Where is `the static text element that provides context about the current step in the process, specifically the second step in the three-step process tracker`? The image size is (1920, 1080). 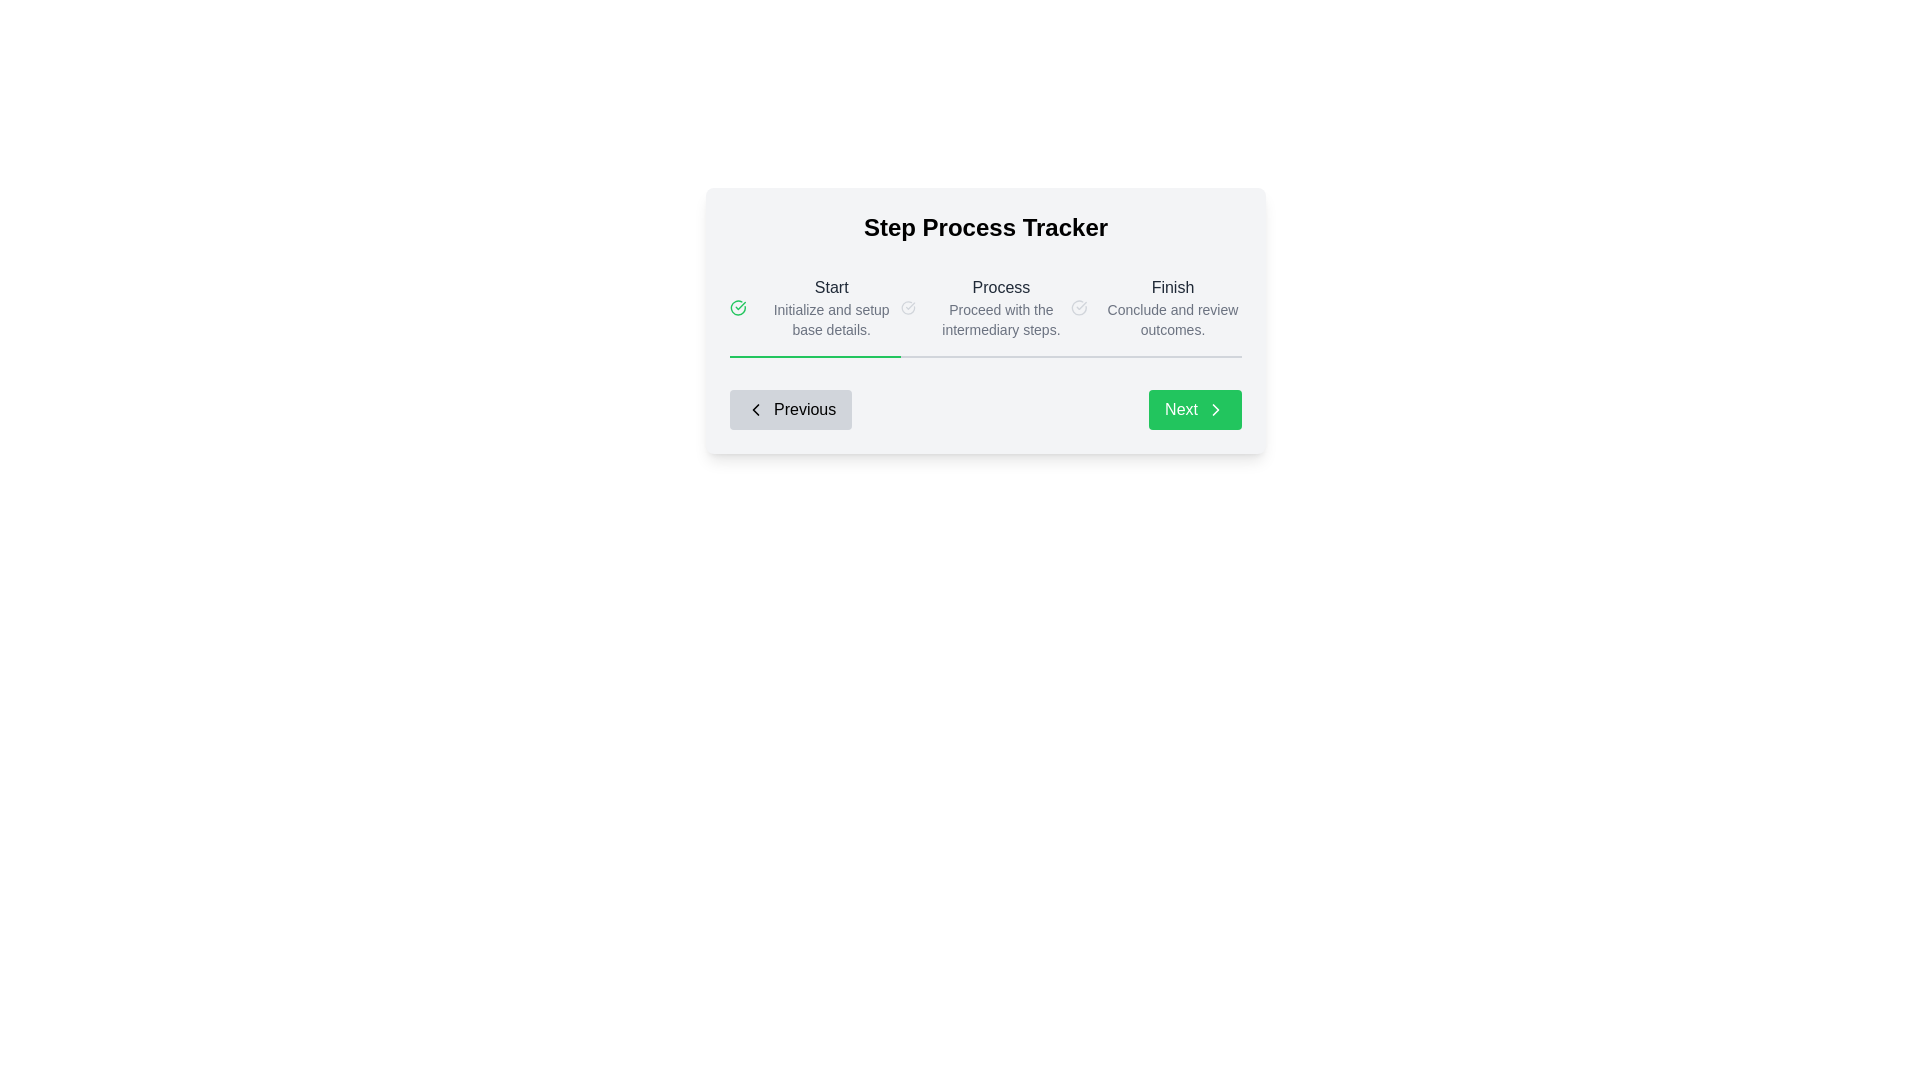 the static text element that provides context about the current step in the process, specifically the second step in the three-step process tracker is located at coordinates (1001, 308).